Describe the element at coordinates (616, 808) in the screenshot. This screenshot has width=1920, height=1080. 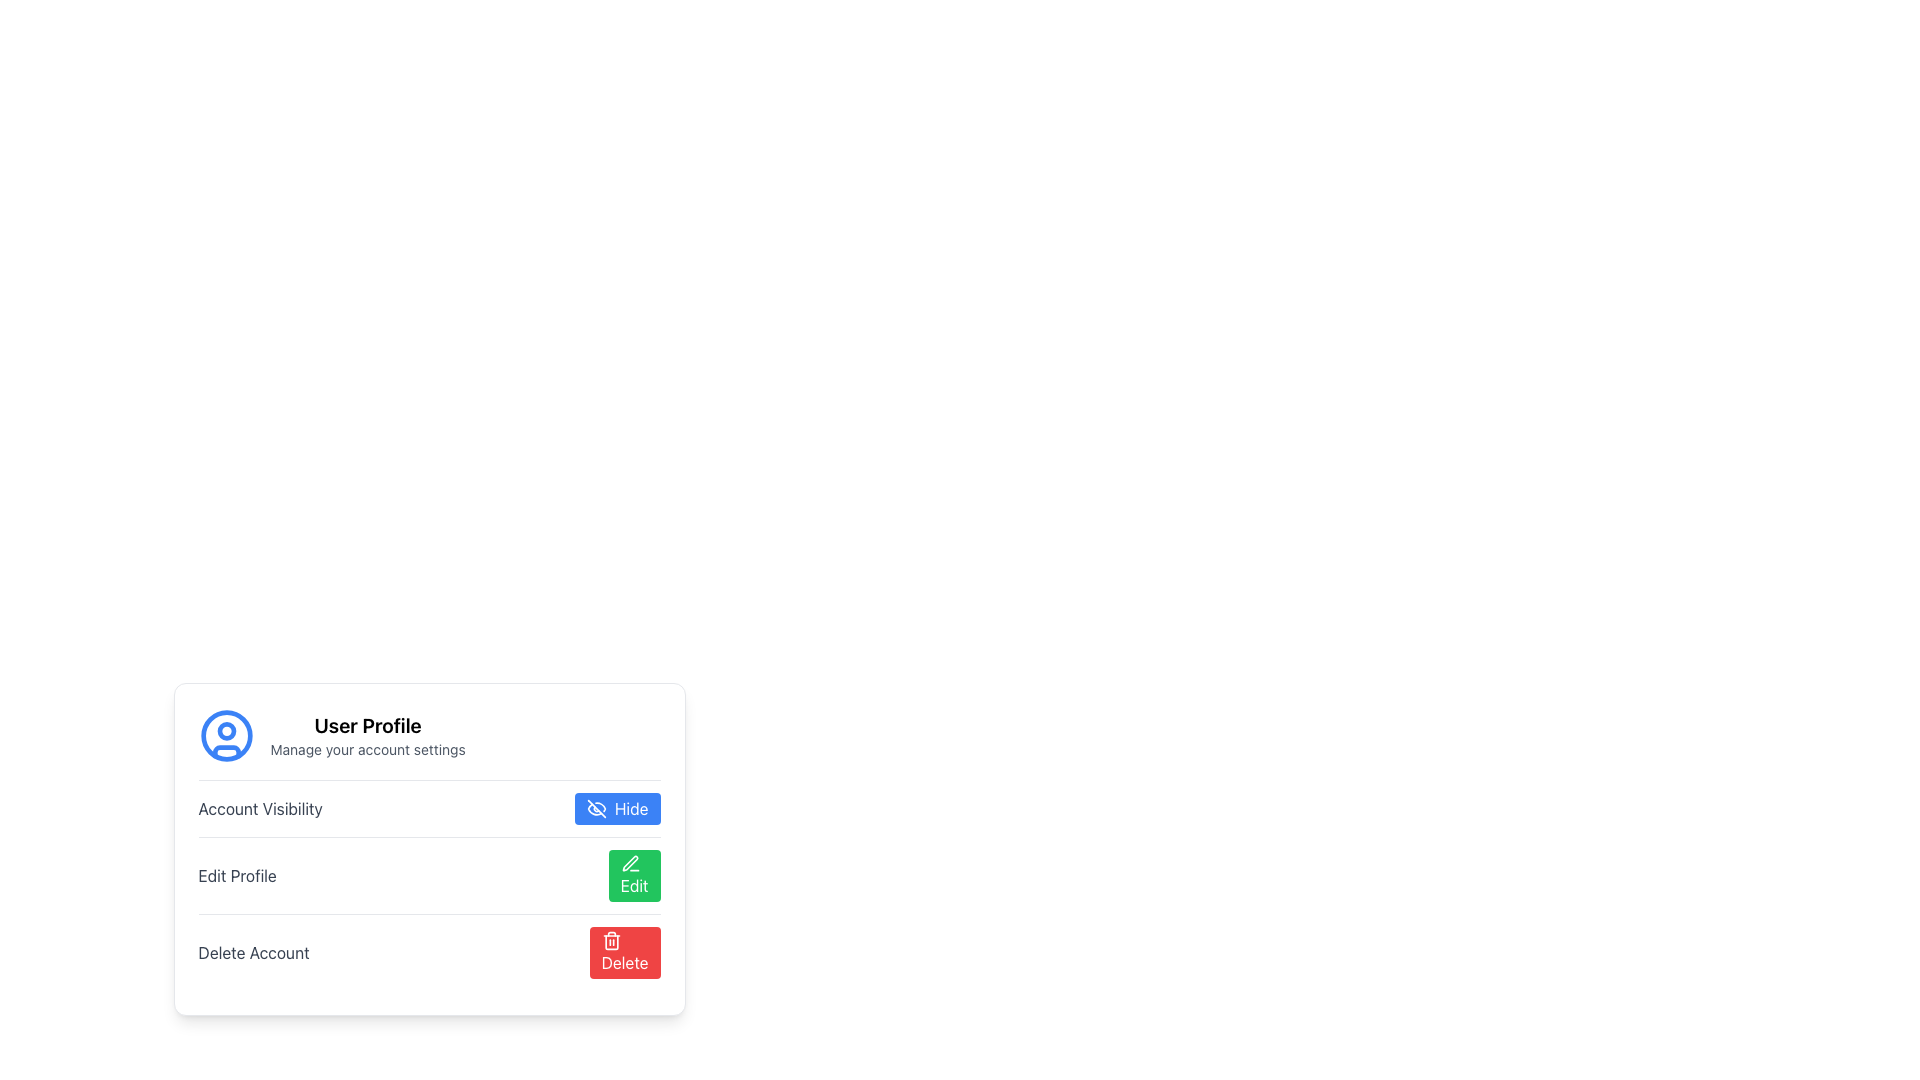
I see `the rectangular button with a blue background and white text that says 'Hide', located to the right of the 'Account Visibility' row` at that location.